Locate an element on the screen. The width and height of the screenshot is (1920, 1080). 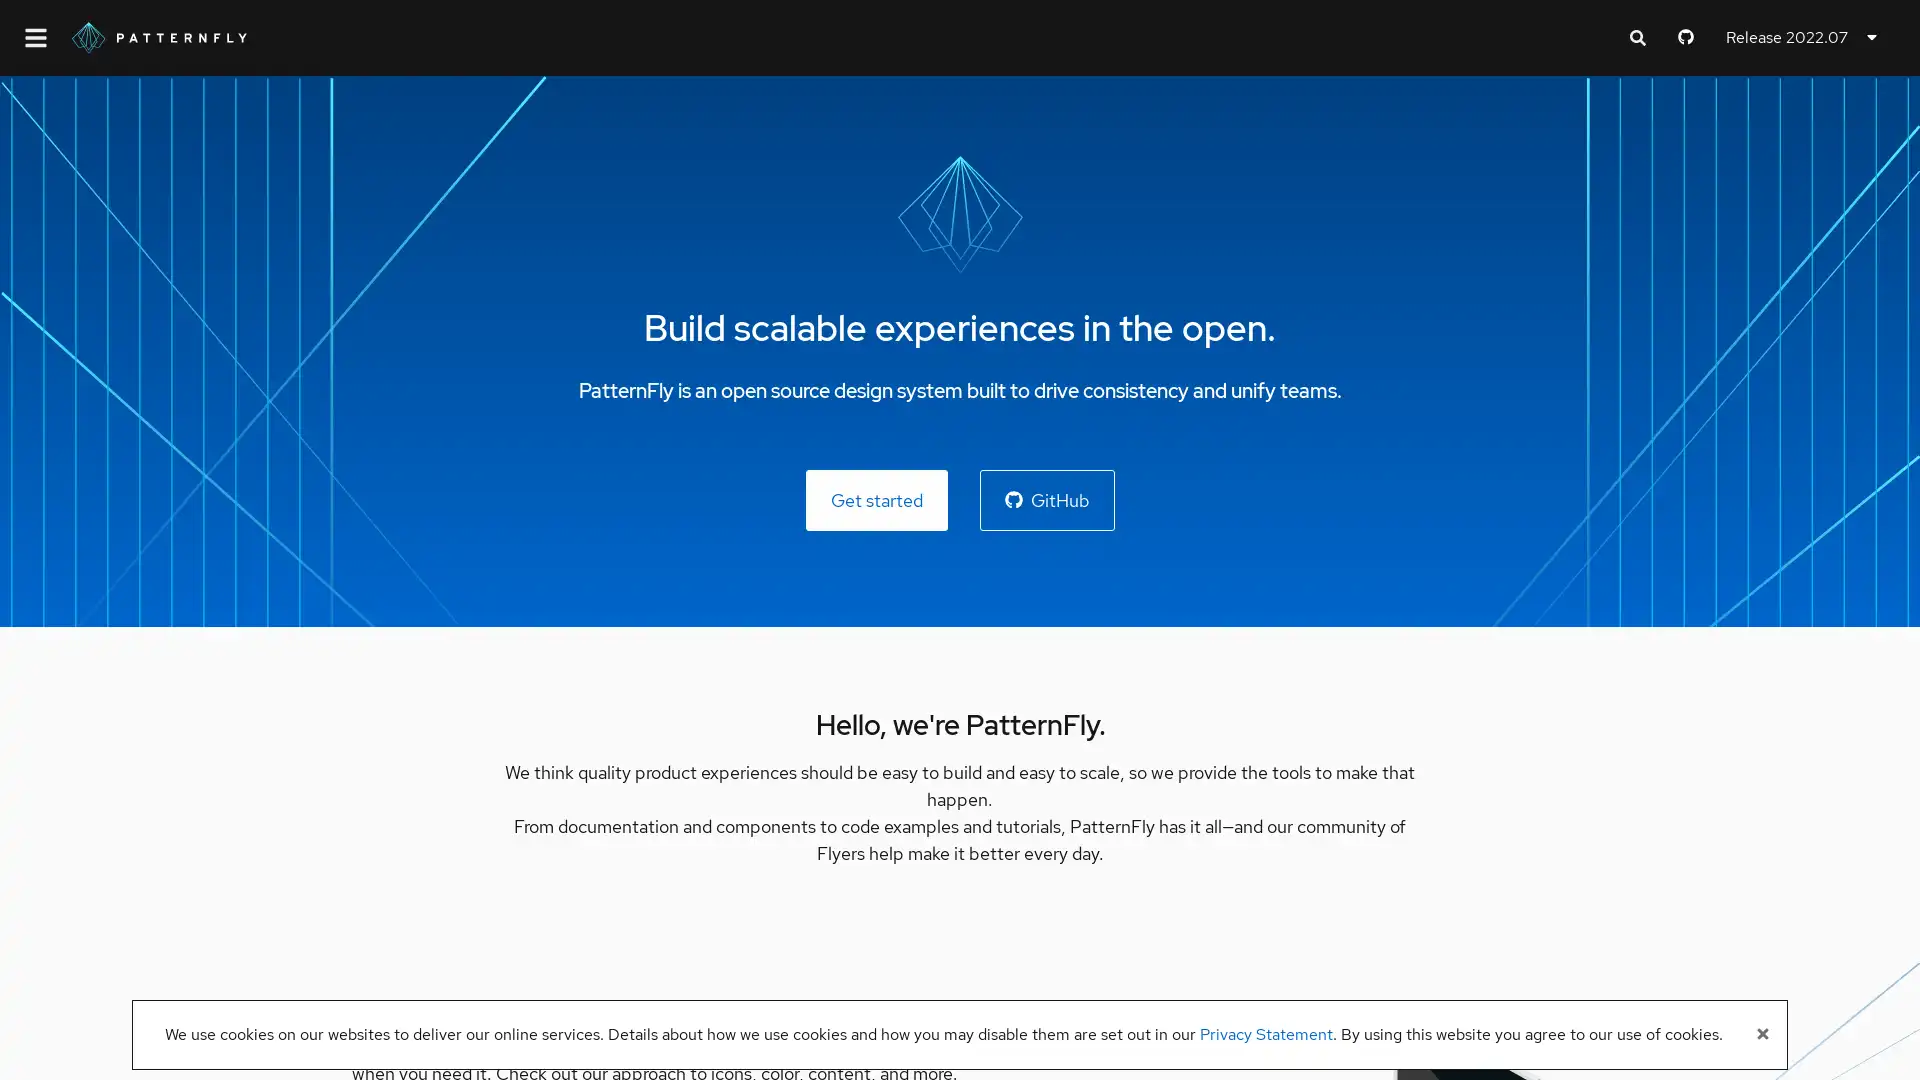
Close banner is located at coordinates (1762, 1034).